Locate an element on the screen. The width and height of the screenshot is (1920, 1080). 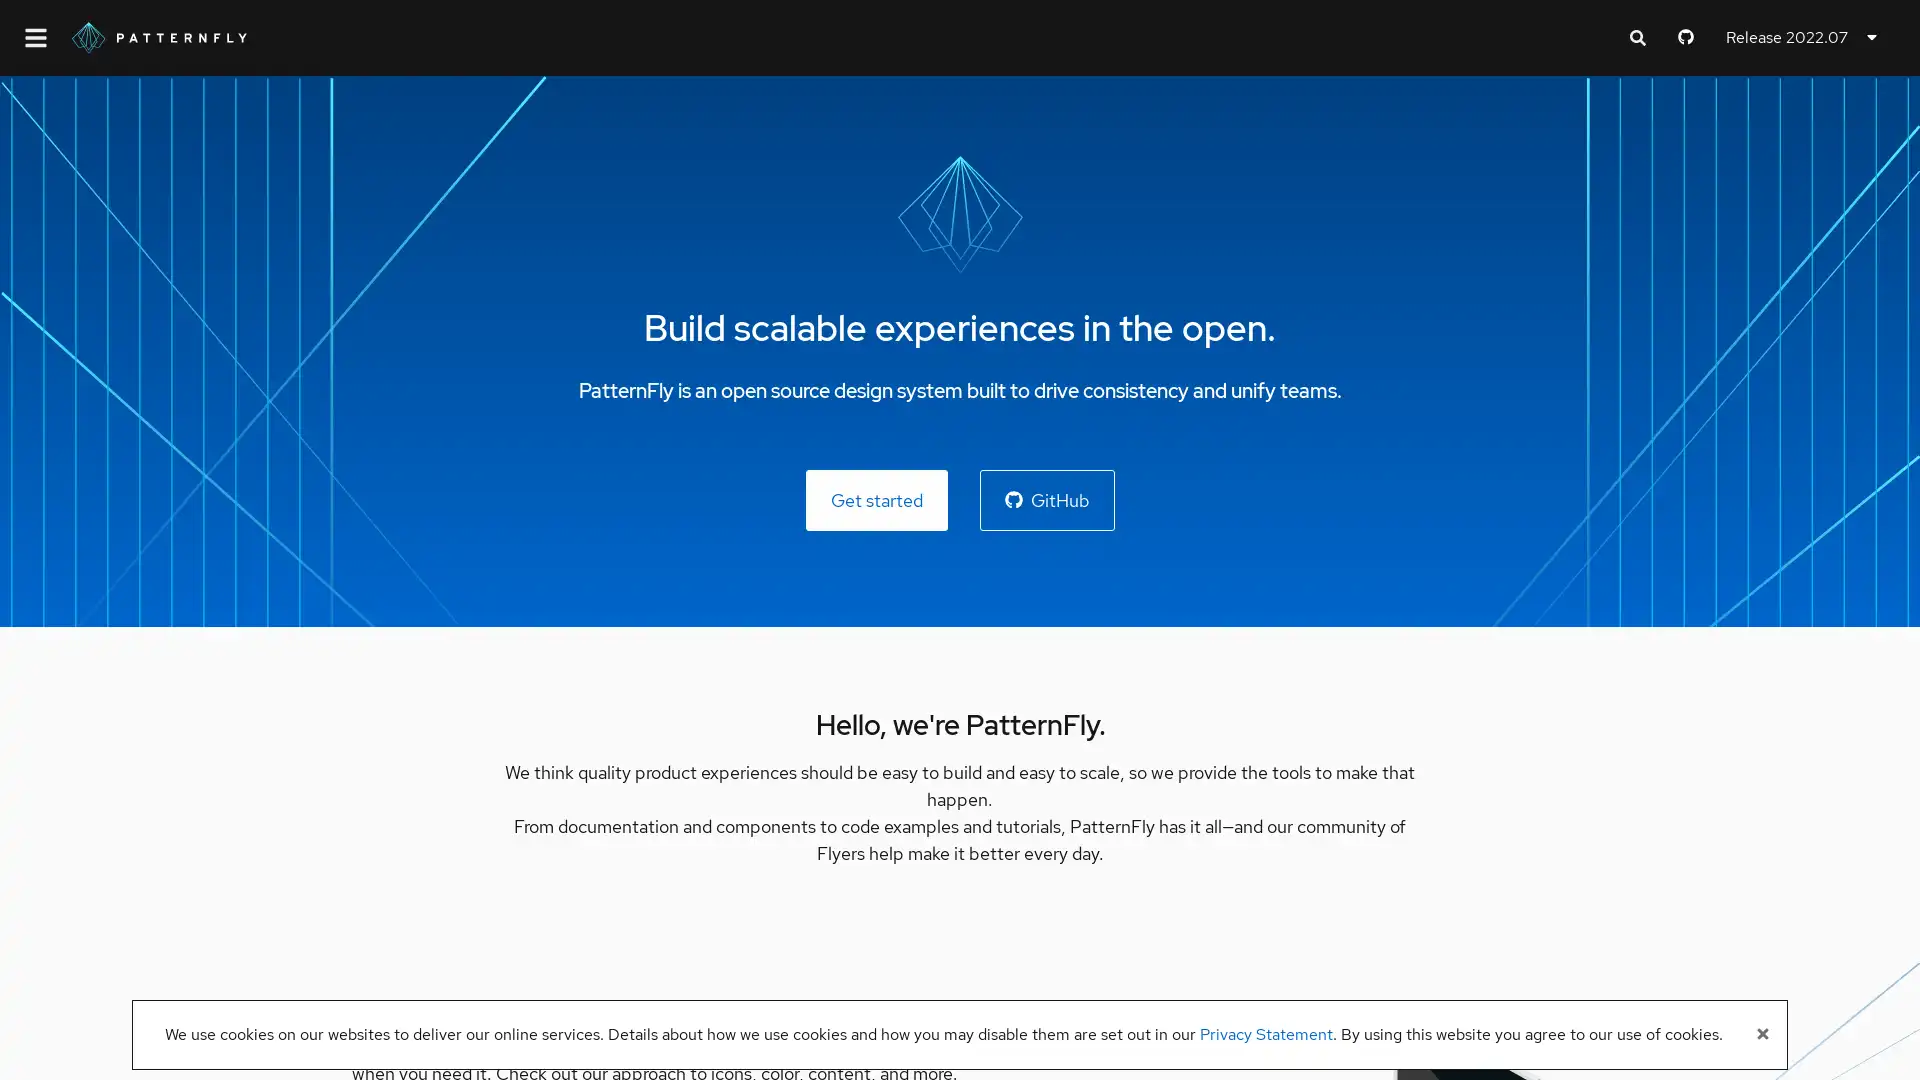
Close banner is located at coordinates (1762, 1034).